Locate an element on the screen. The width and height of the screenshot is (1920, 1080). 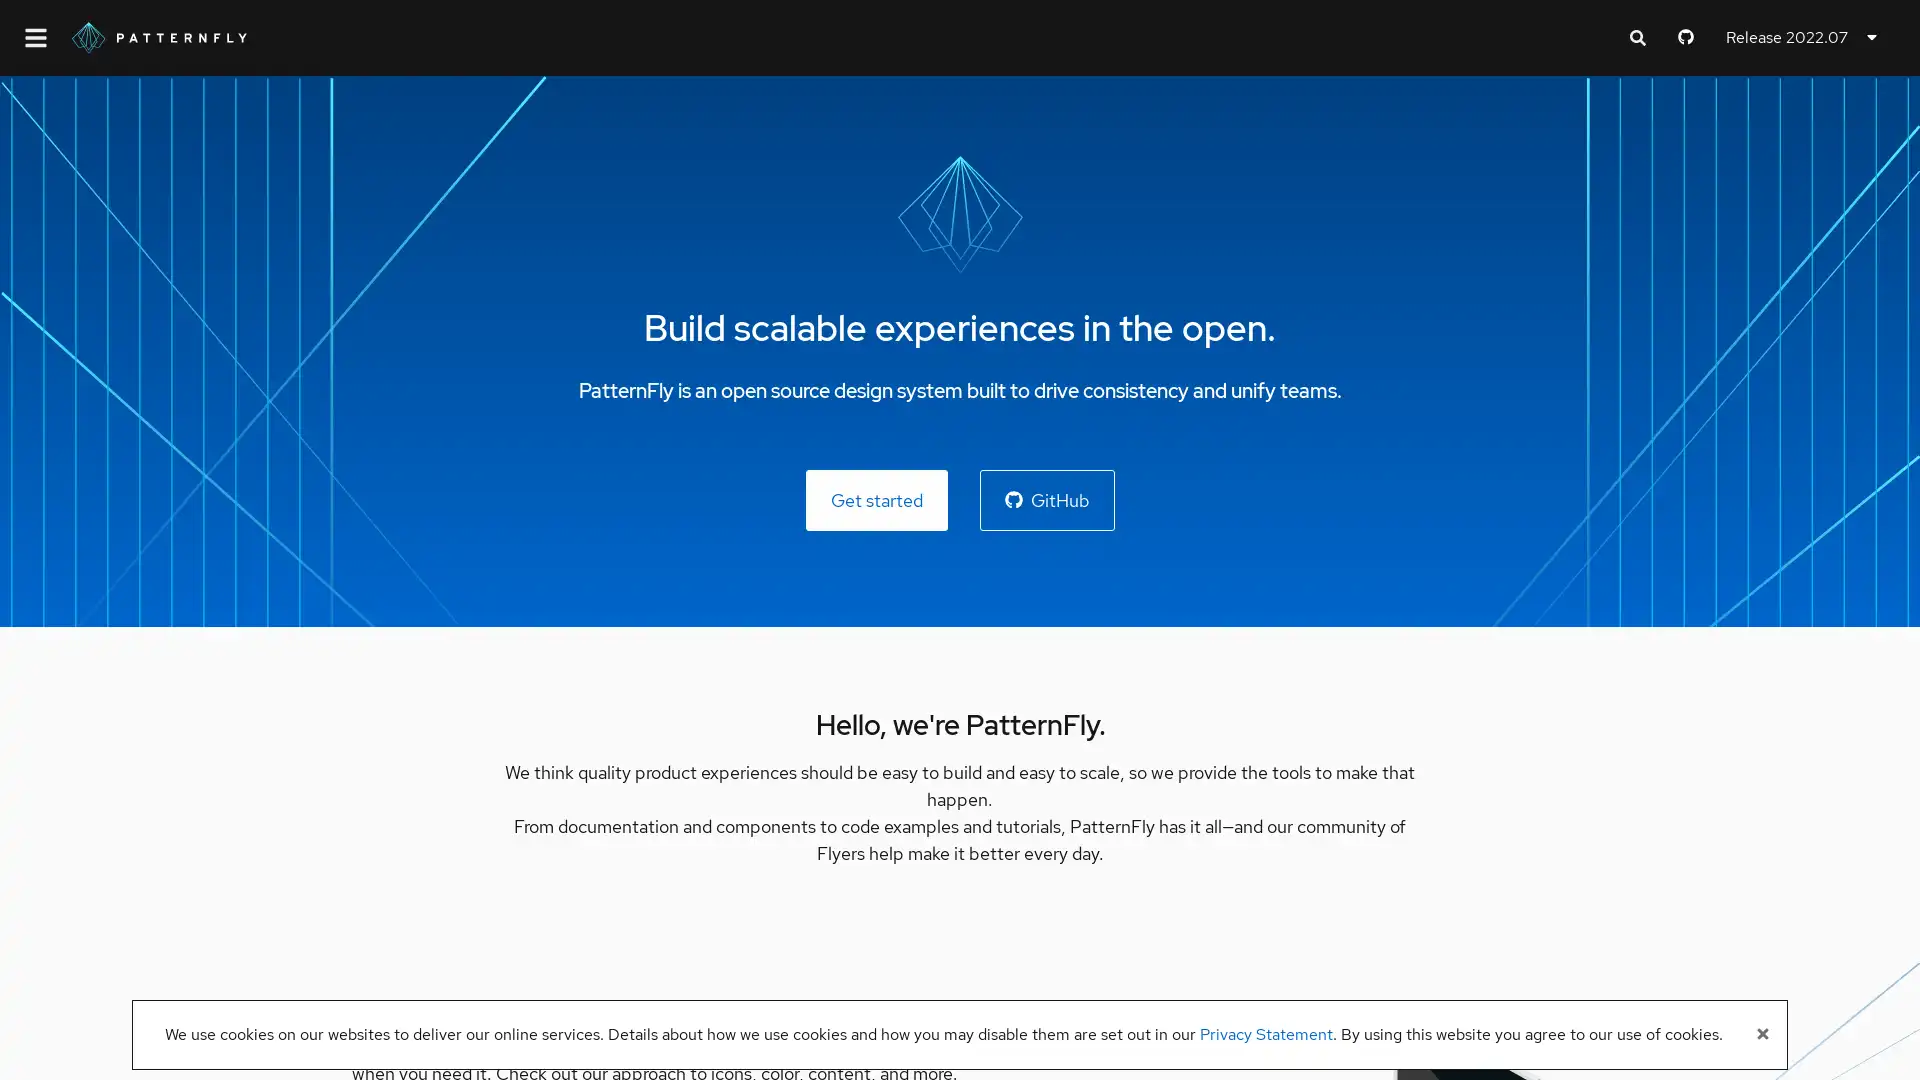
Close banner is located at coordinates (1762, 1034).